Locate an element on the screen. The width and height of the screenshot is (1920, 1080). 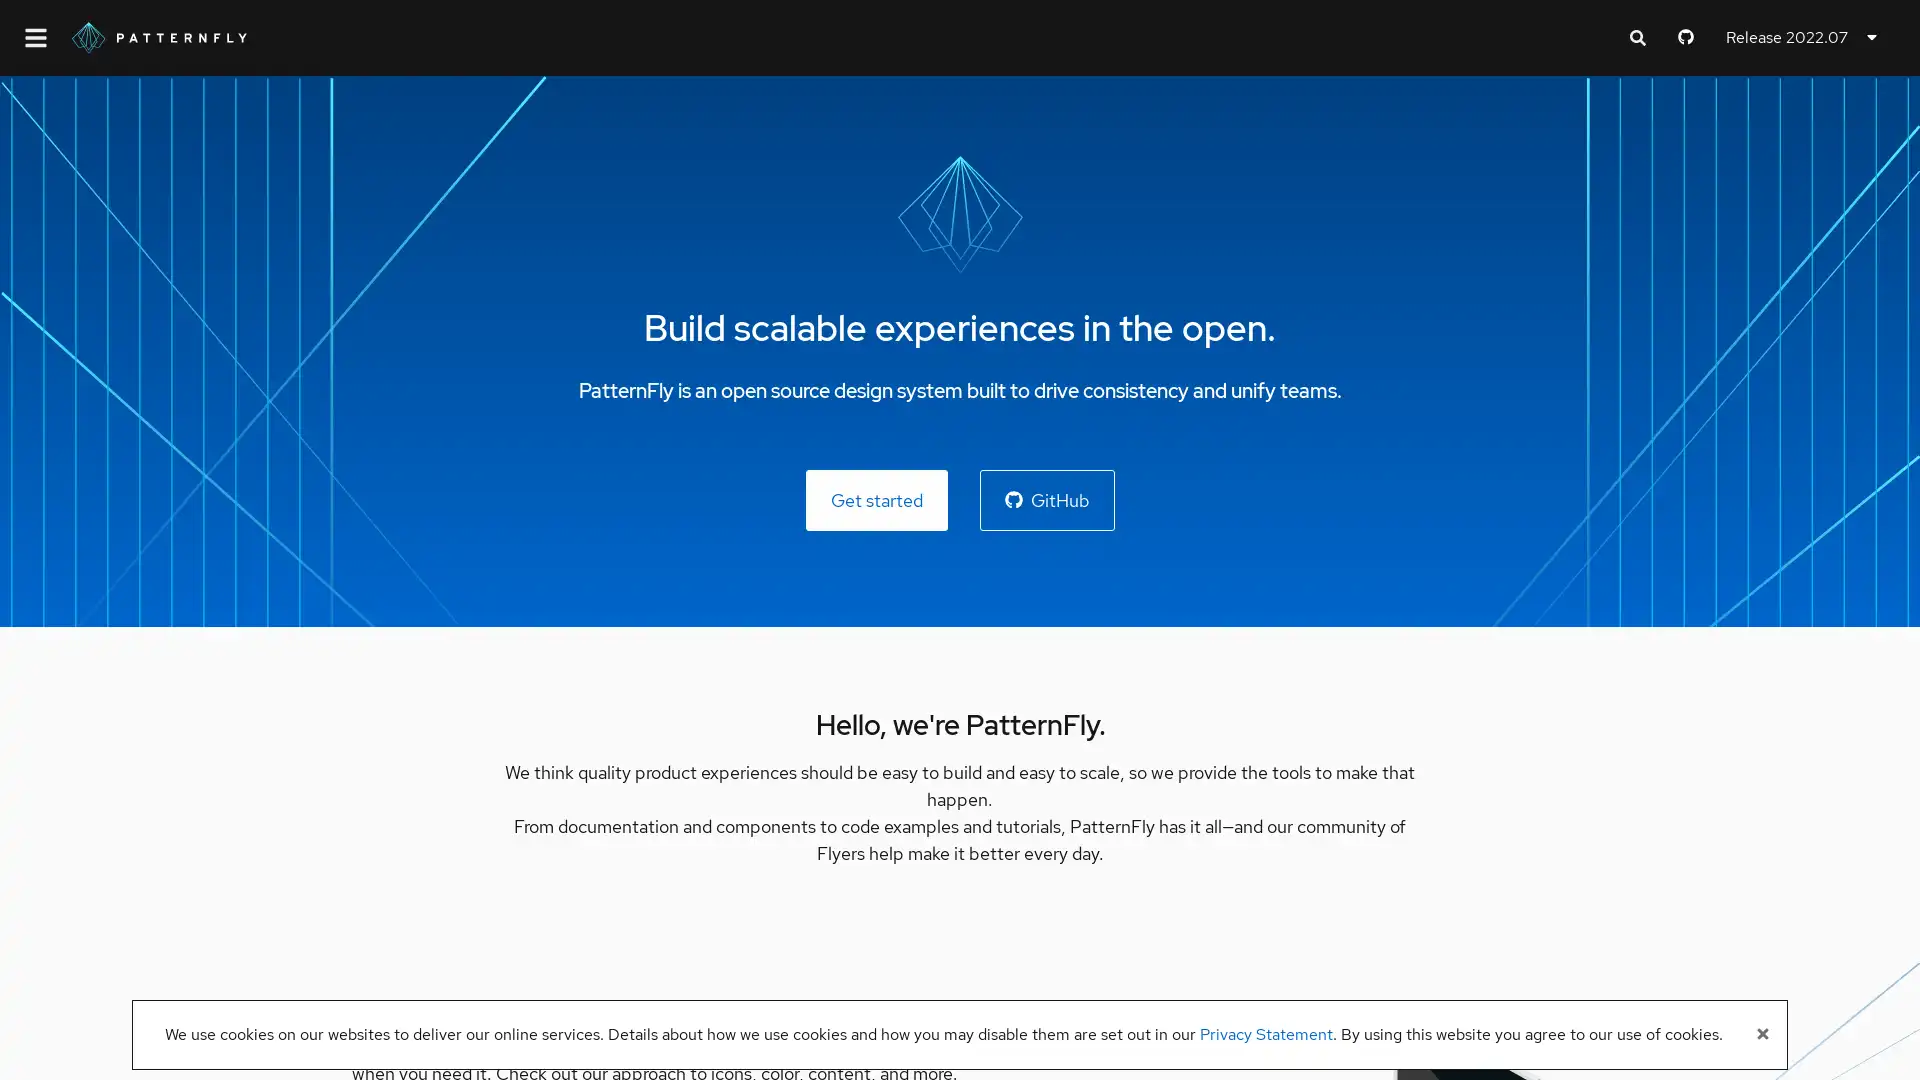
Close banner is located at coordinates (1762, 1034).